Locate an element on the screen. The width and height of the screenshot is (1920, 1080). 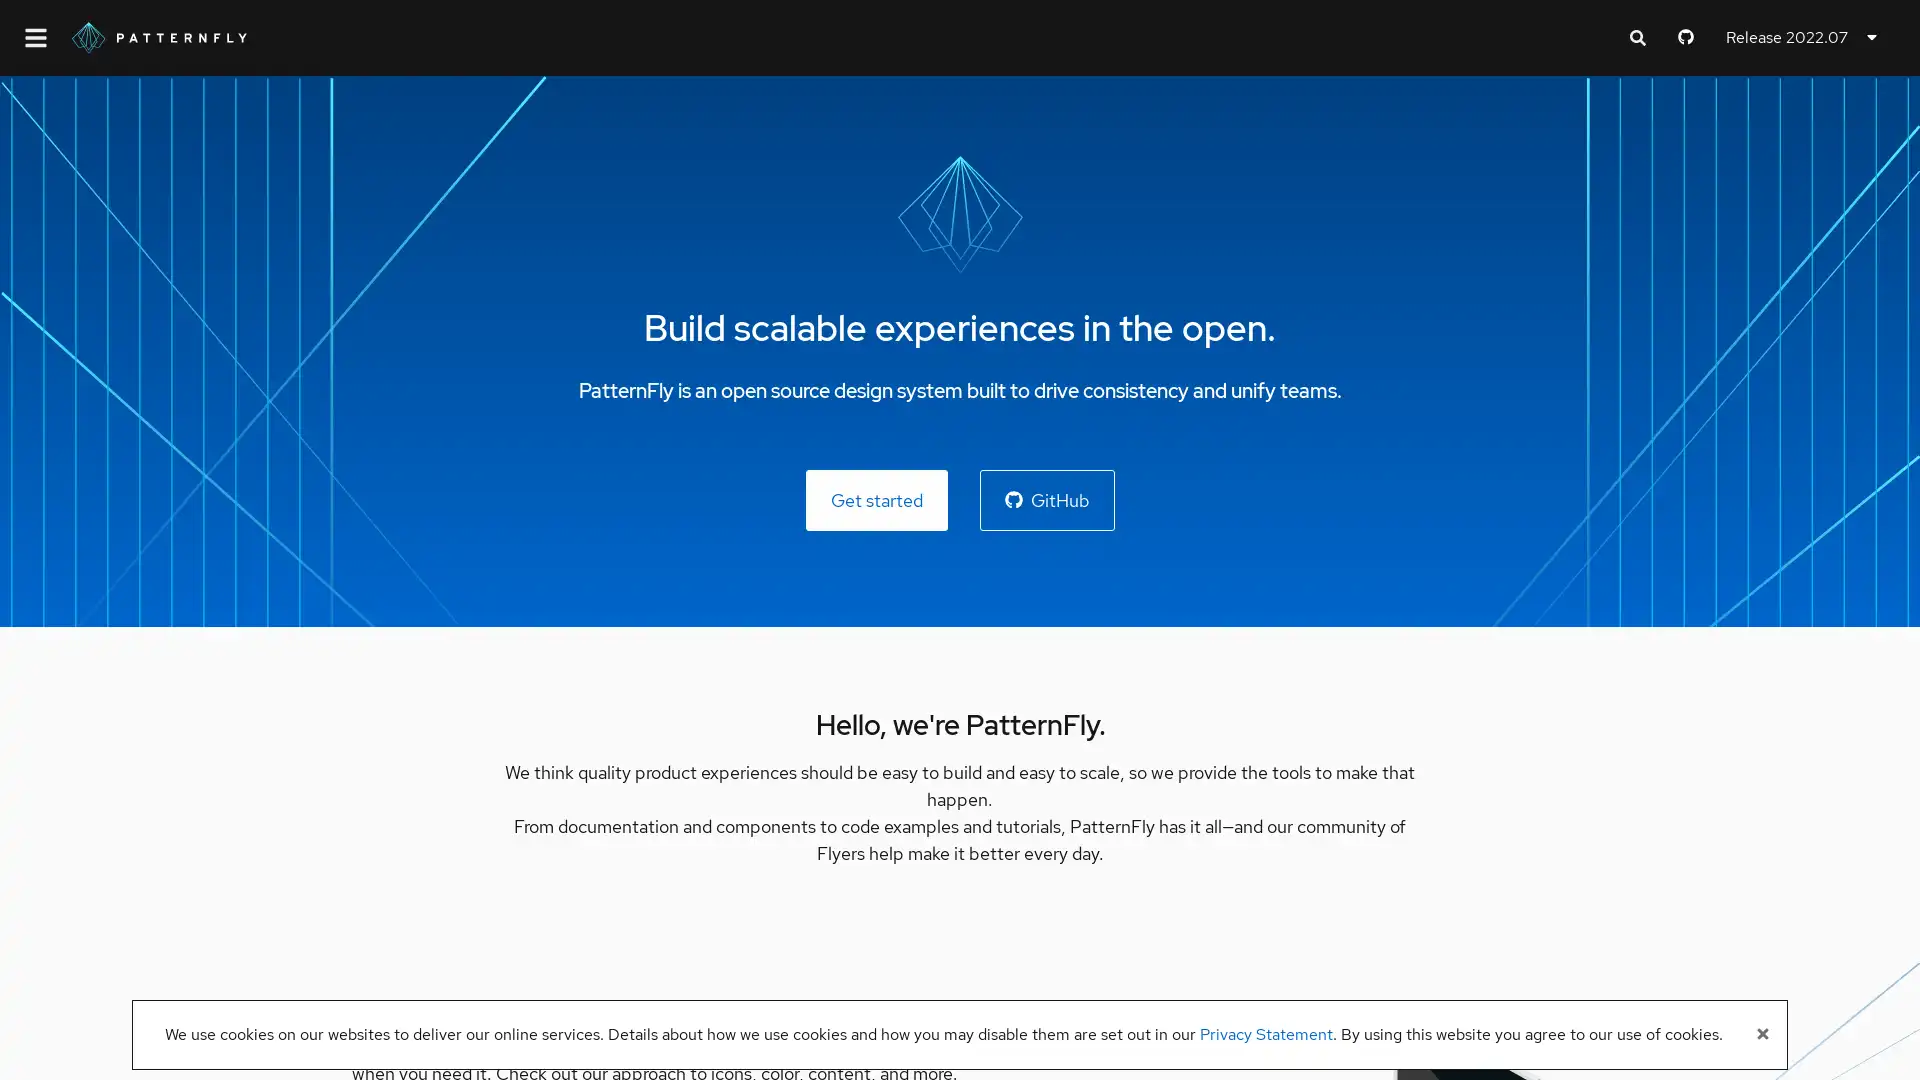
Close banner is located at coordinates (1762, 1034).